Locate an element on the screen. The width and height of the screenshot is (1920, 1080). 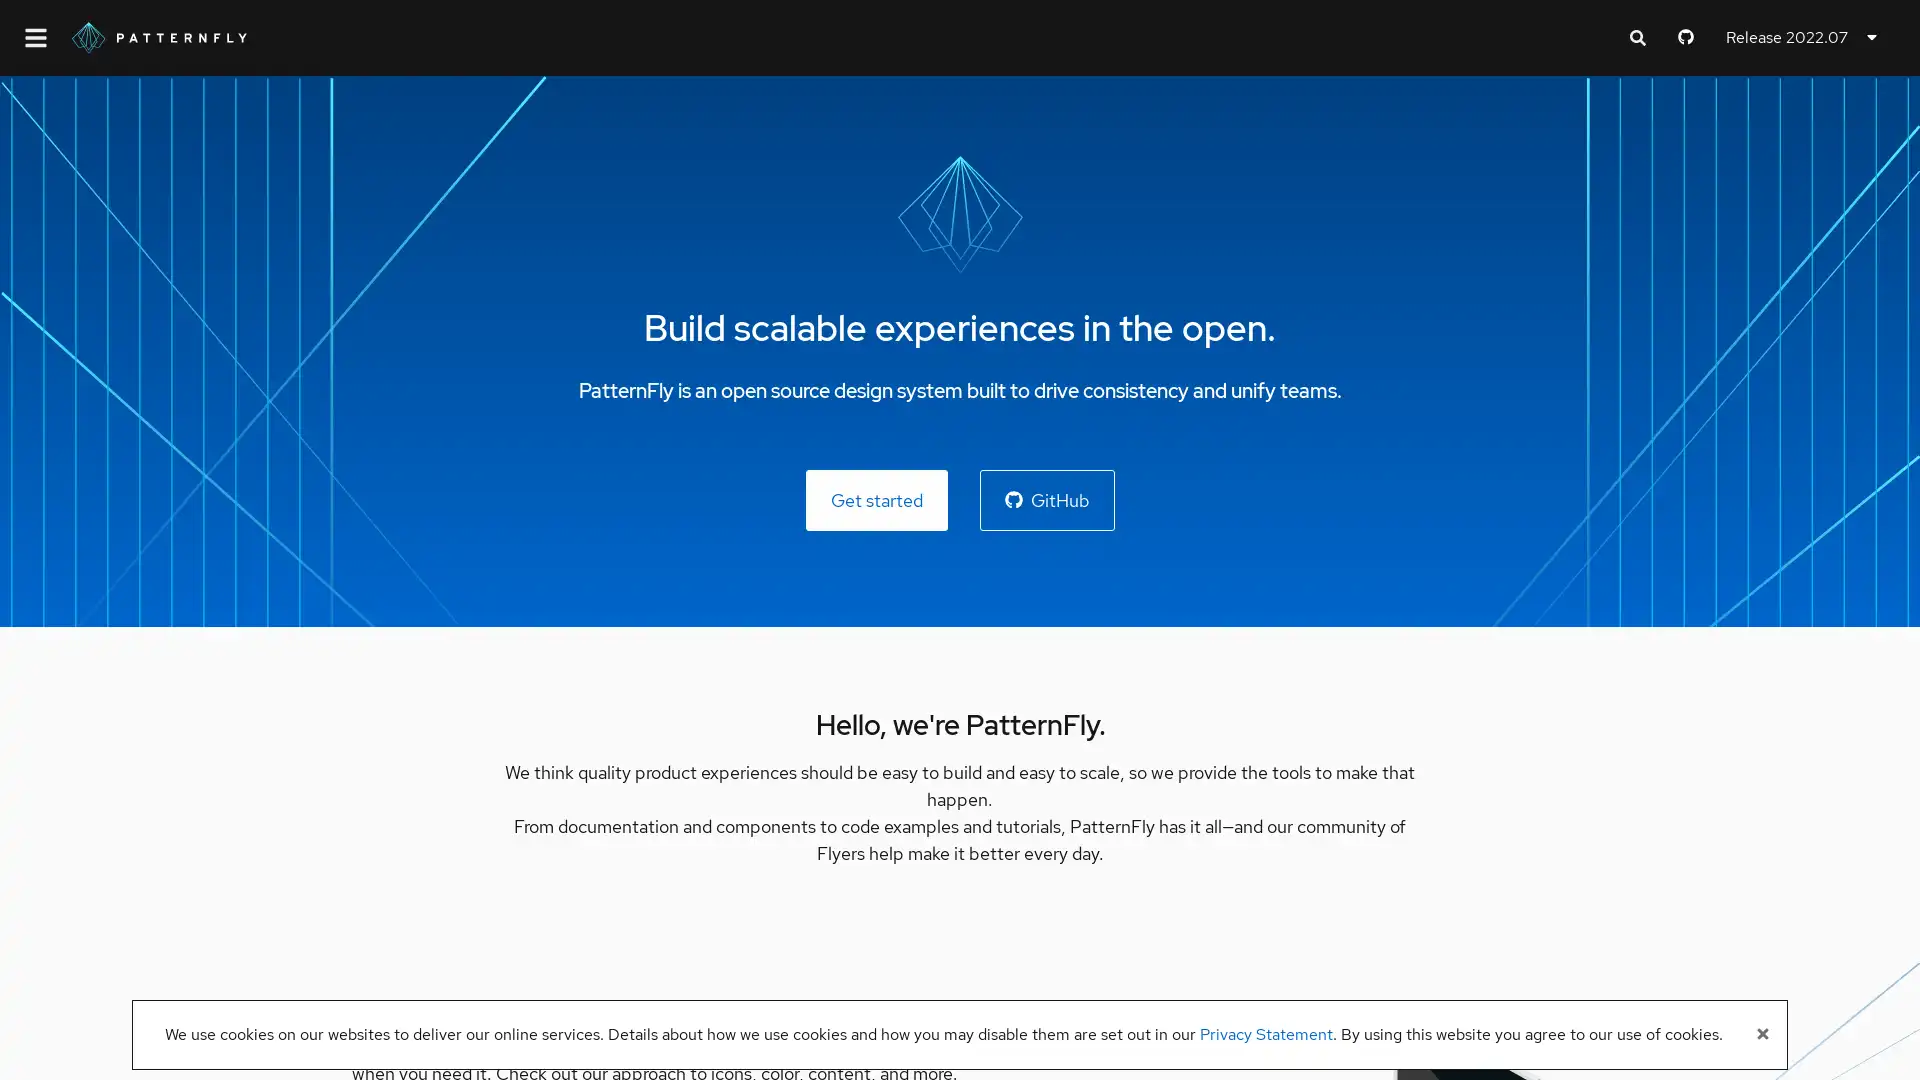
Close banner is located at coordinates (1762, 1034).